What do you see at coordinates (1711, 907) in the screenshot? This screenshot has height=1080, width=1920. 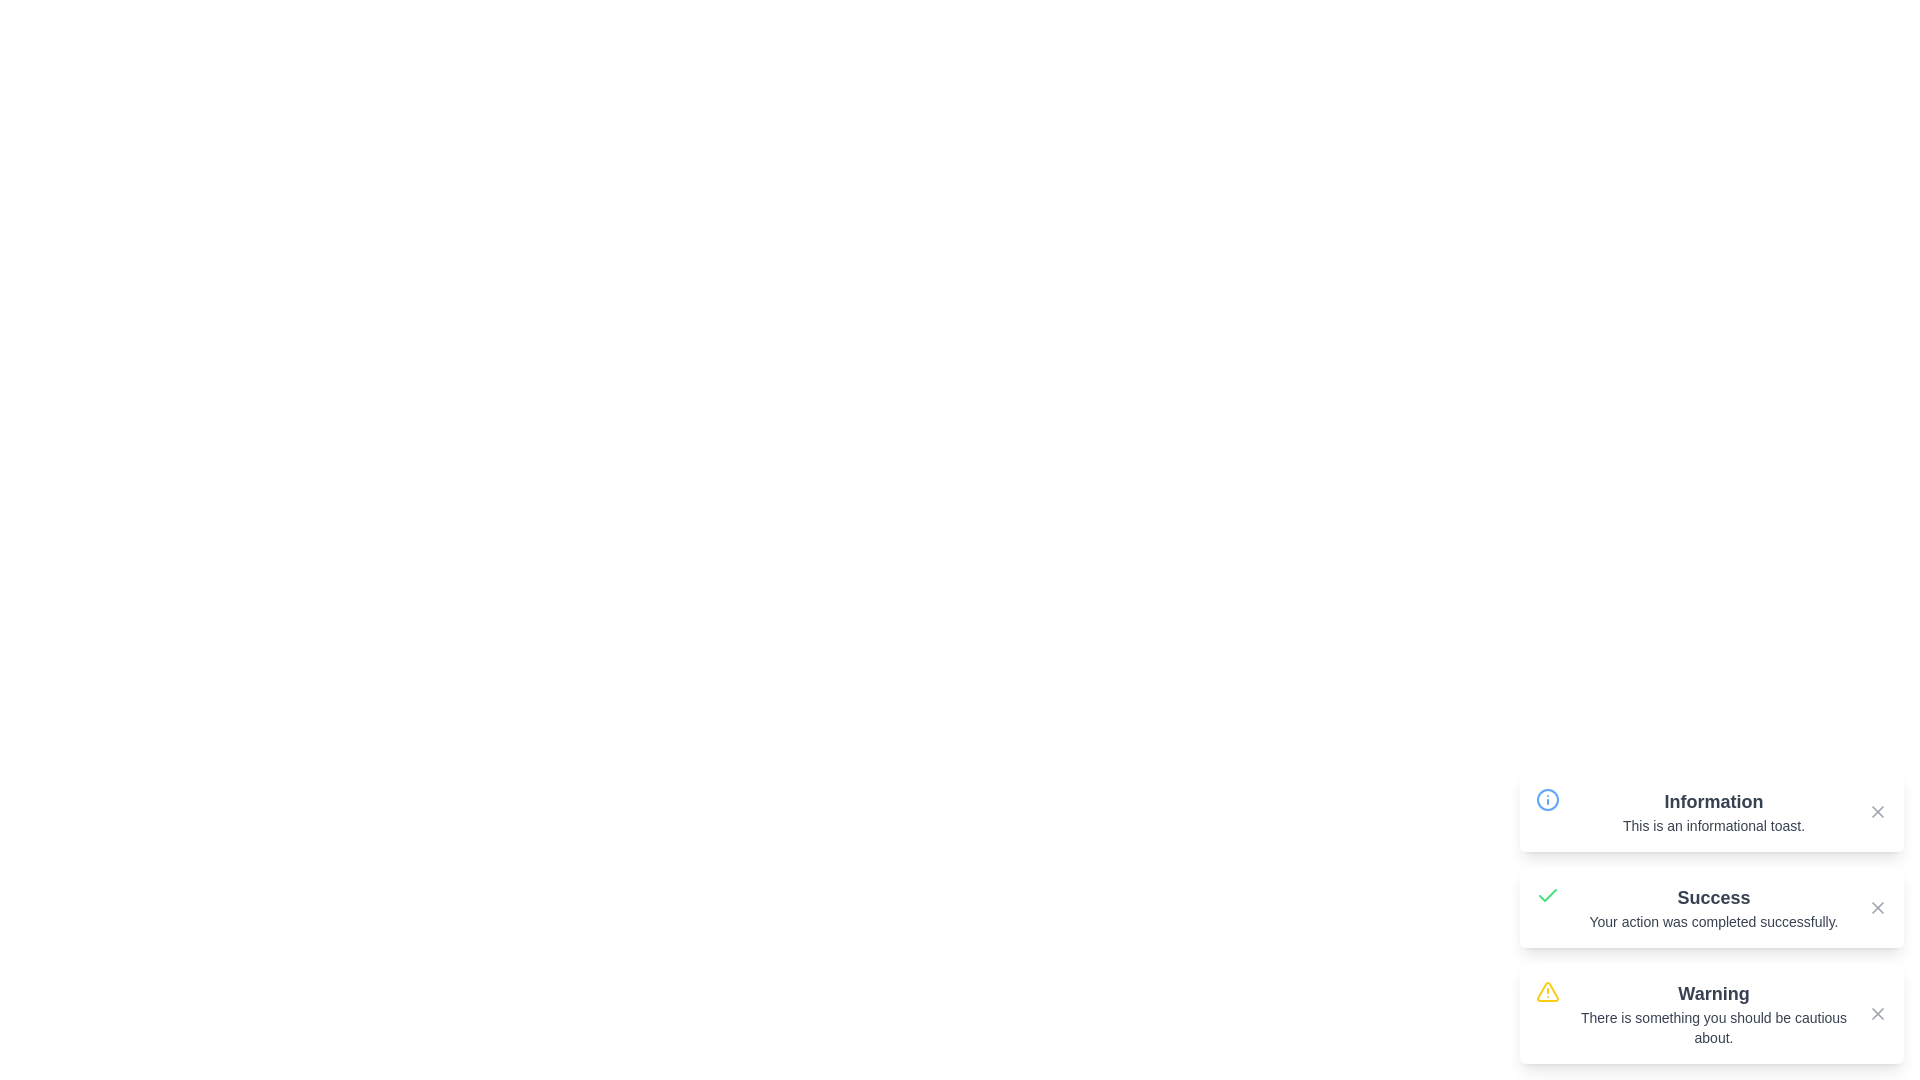 I see `the second notification toast, which is a rectangular notification box with a white background and green border, displaying a green check icon and the title 'Success'` at bounding box center [1711, 907].